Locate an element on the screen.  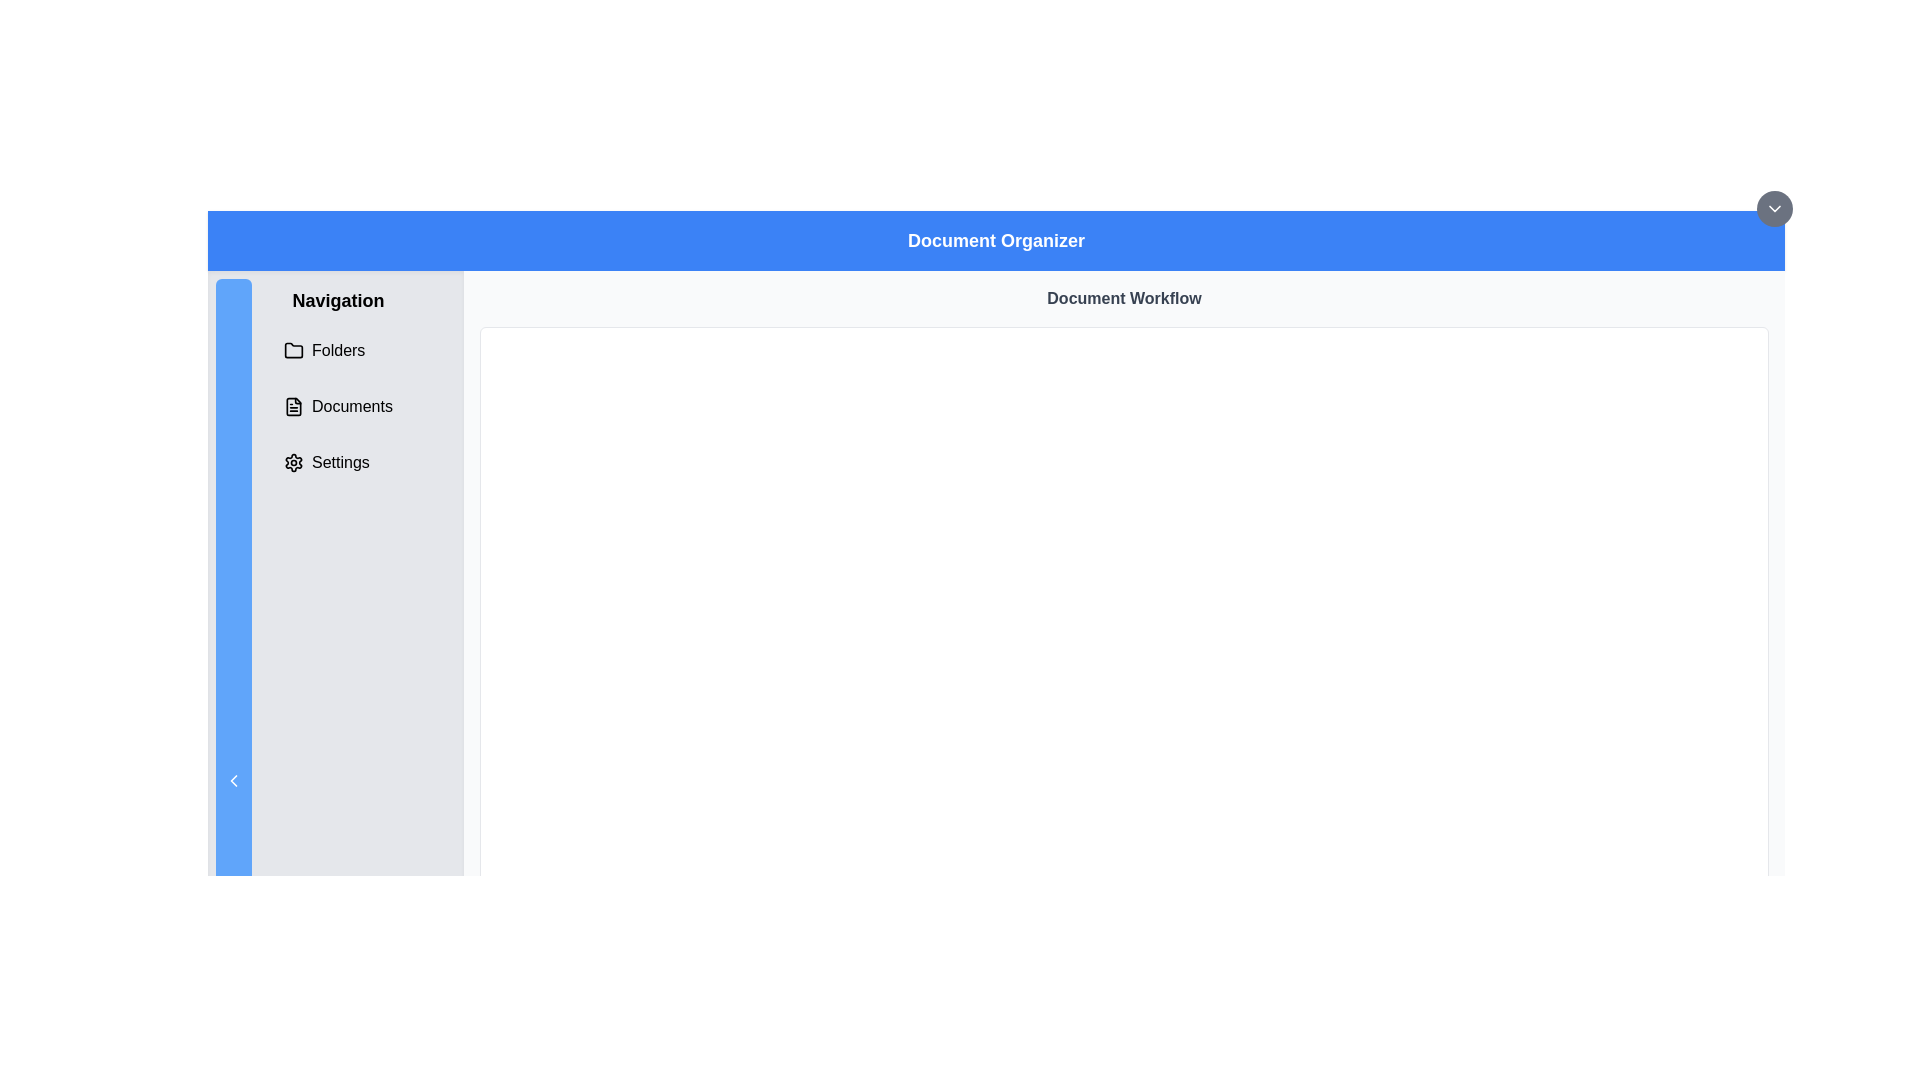
the first item in the vertical navigation menu labeled 'Folders' is located at coordinates (338, 350).